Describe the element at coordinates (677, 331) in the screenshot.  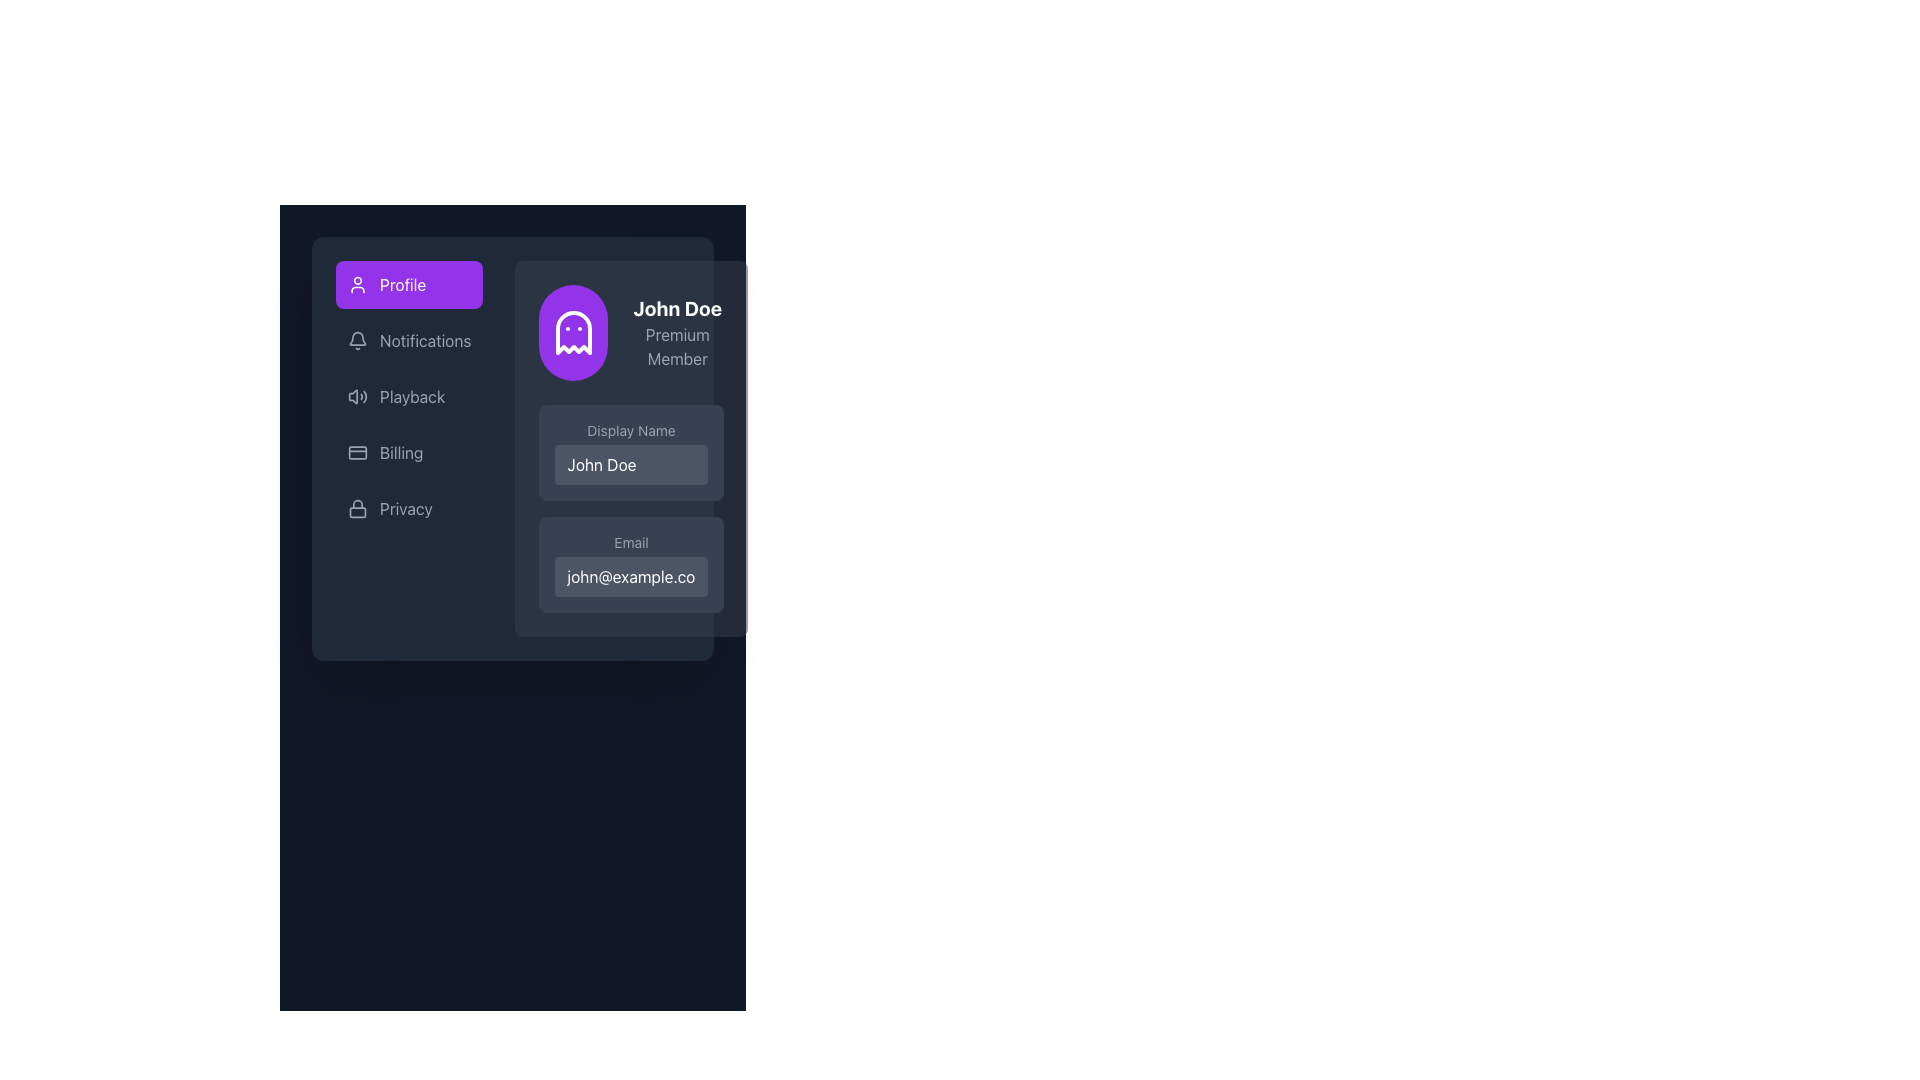
I see `the text display element that shows the user's name 'John Doe' and membership status 'Premium Member' in the upper-right area of the profile card` at that location.